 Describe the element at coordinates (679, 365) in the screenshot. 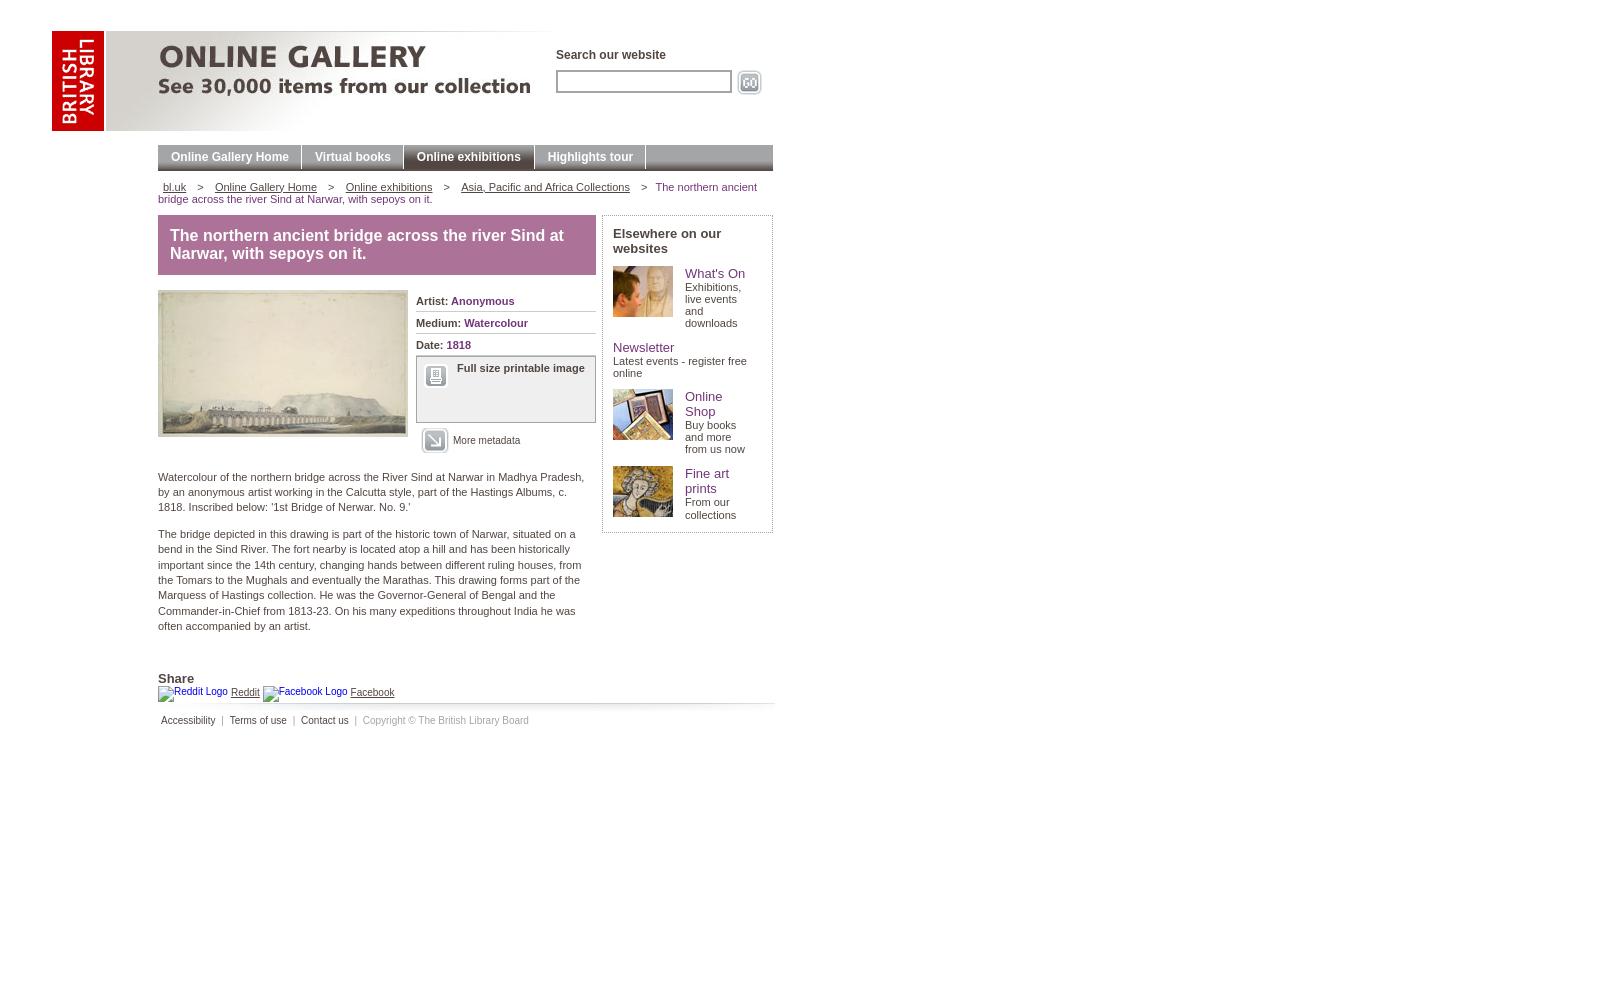

I see `'Latest events - register free online'` at that location.